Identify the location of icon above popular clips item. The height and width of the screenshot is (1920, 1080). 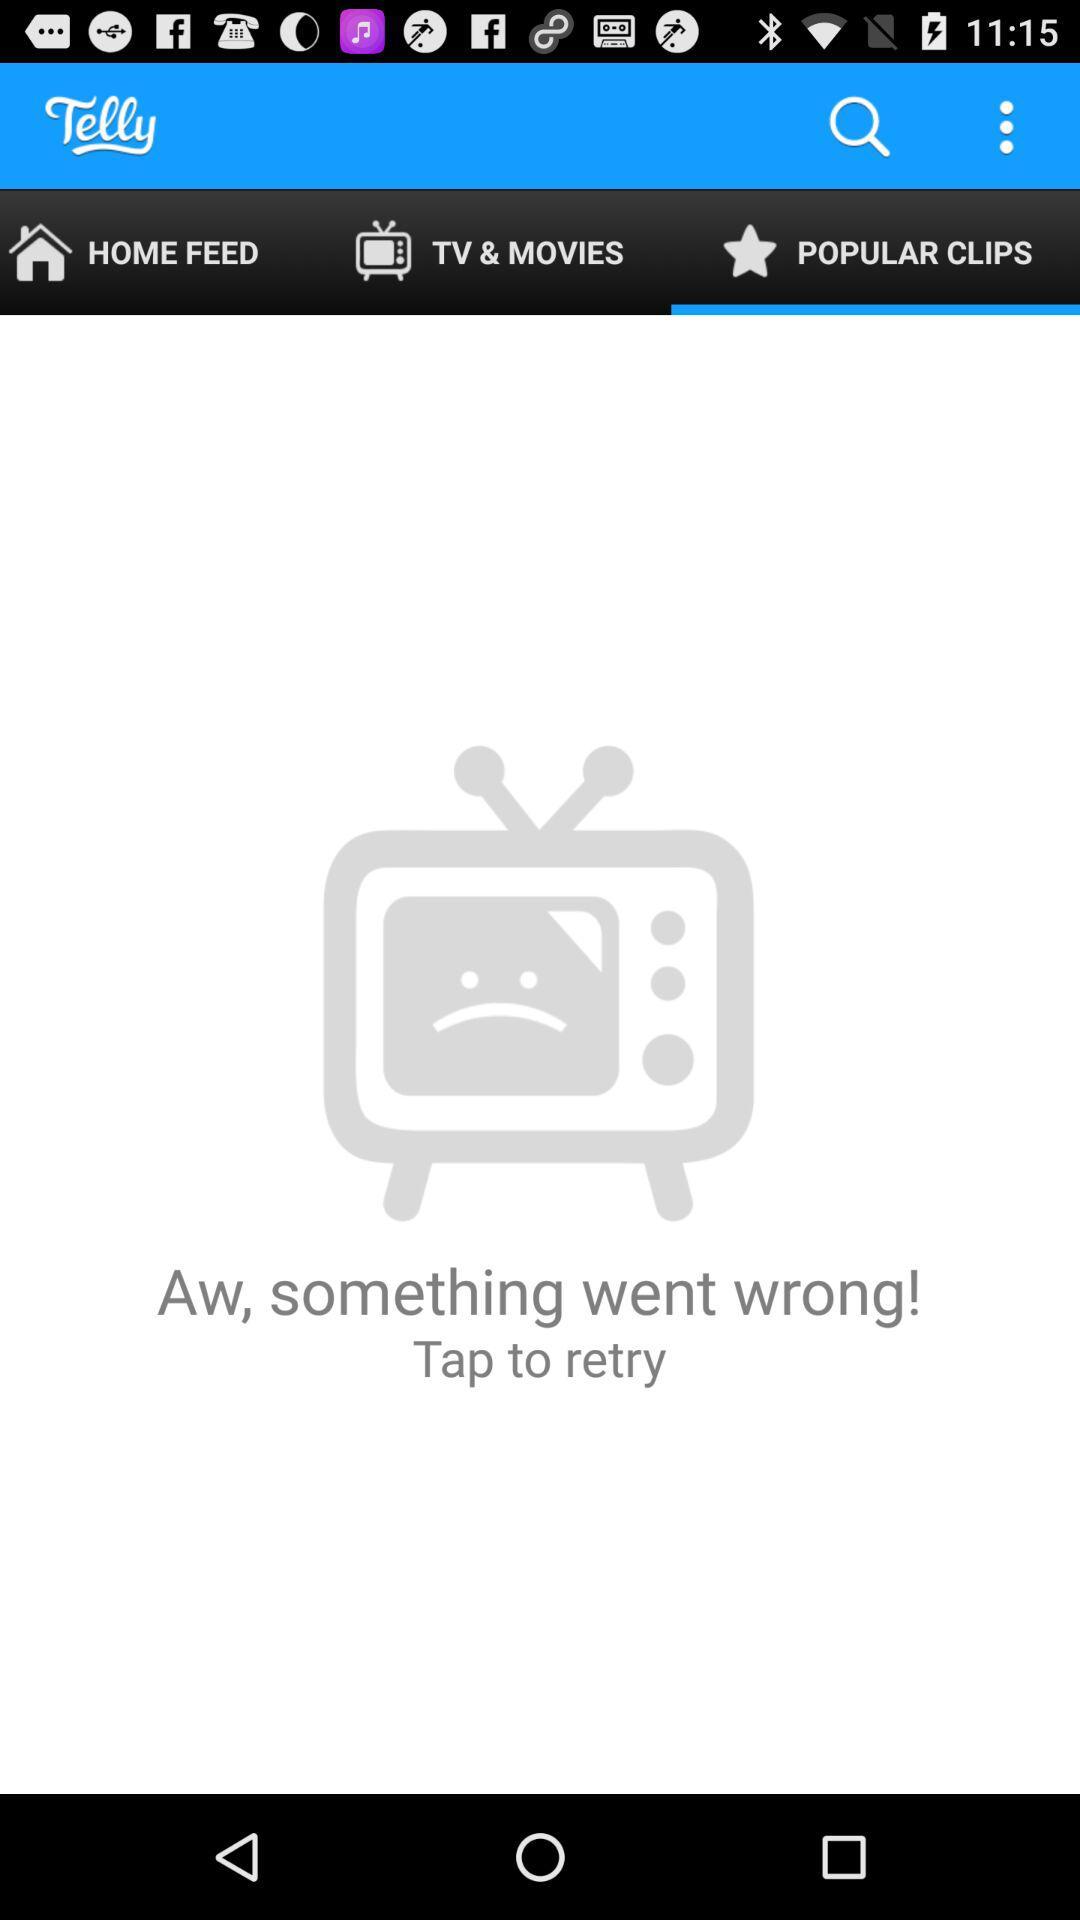
(858, 124).